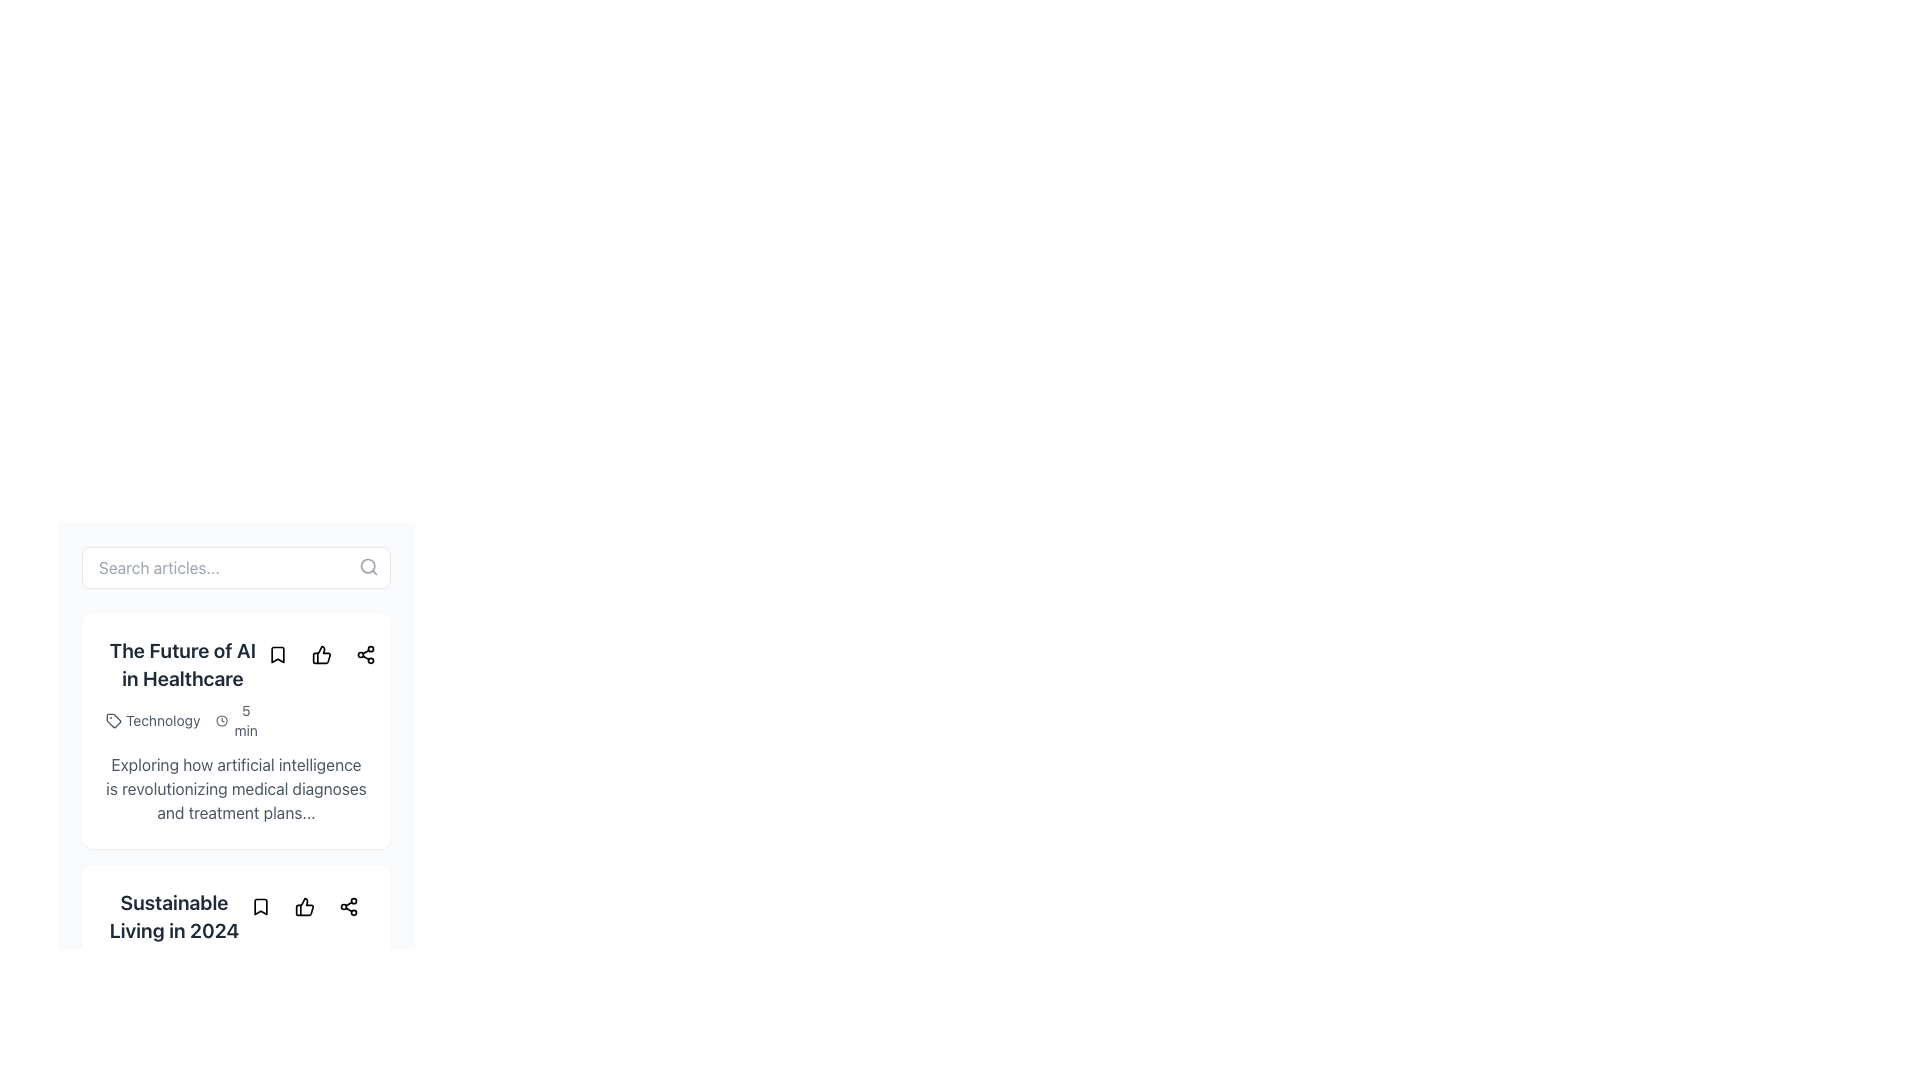  Describe the element at coordinates (368, 566) in the screenshot. I see `the circular icon representing the lens of the magnifying glass located at the top-right corner of the search bar module` at that location.